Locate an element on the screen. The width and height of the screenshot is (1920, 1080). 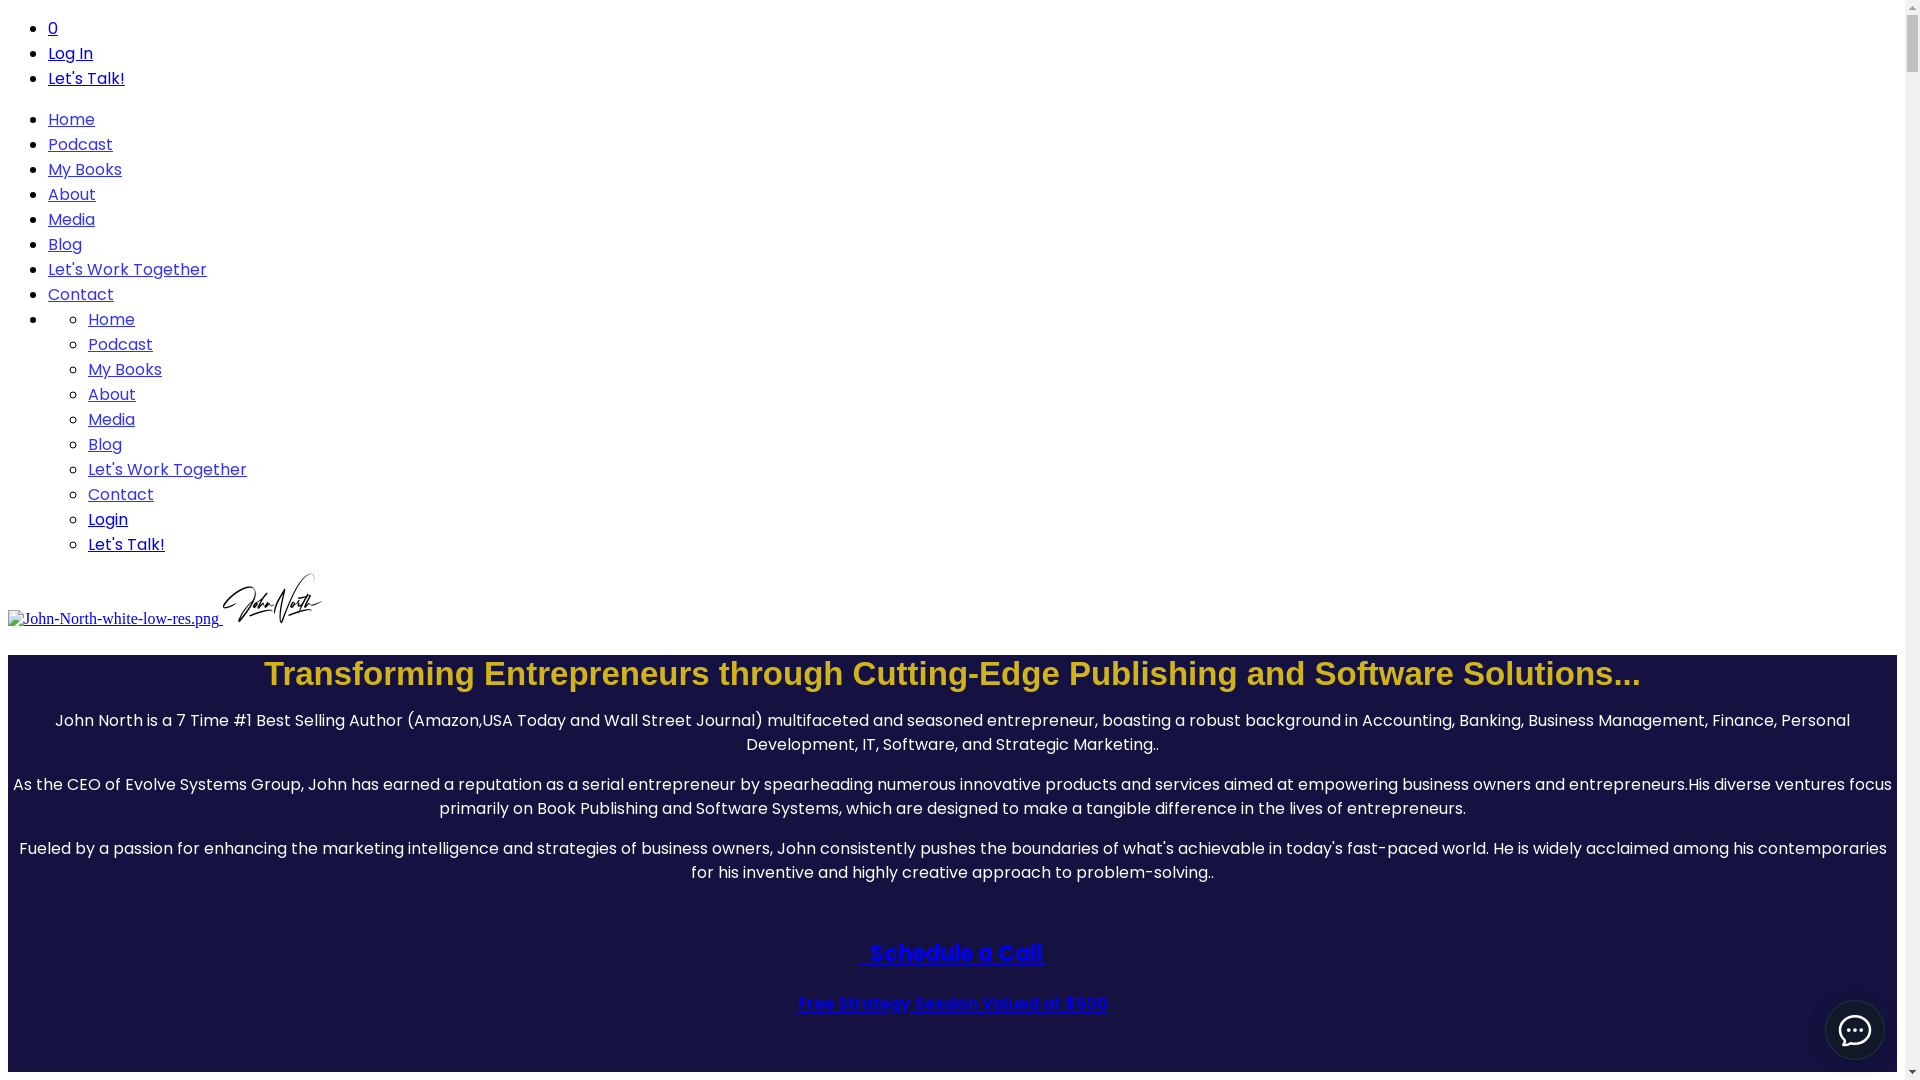
'Home' is located at coordinates (71, 119).